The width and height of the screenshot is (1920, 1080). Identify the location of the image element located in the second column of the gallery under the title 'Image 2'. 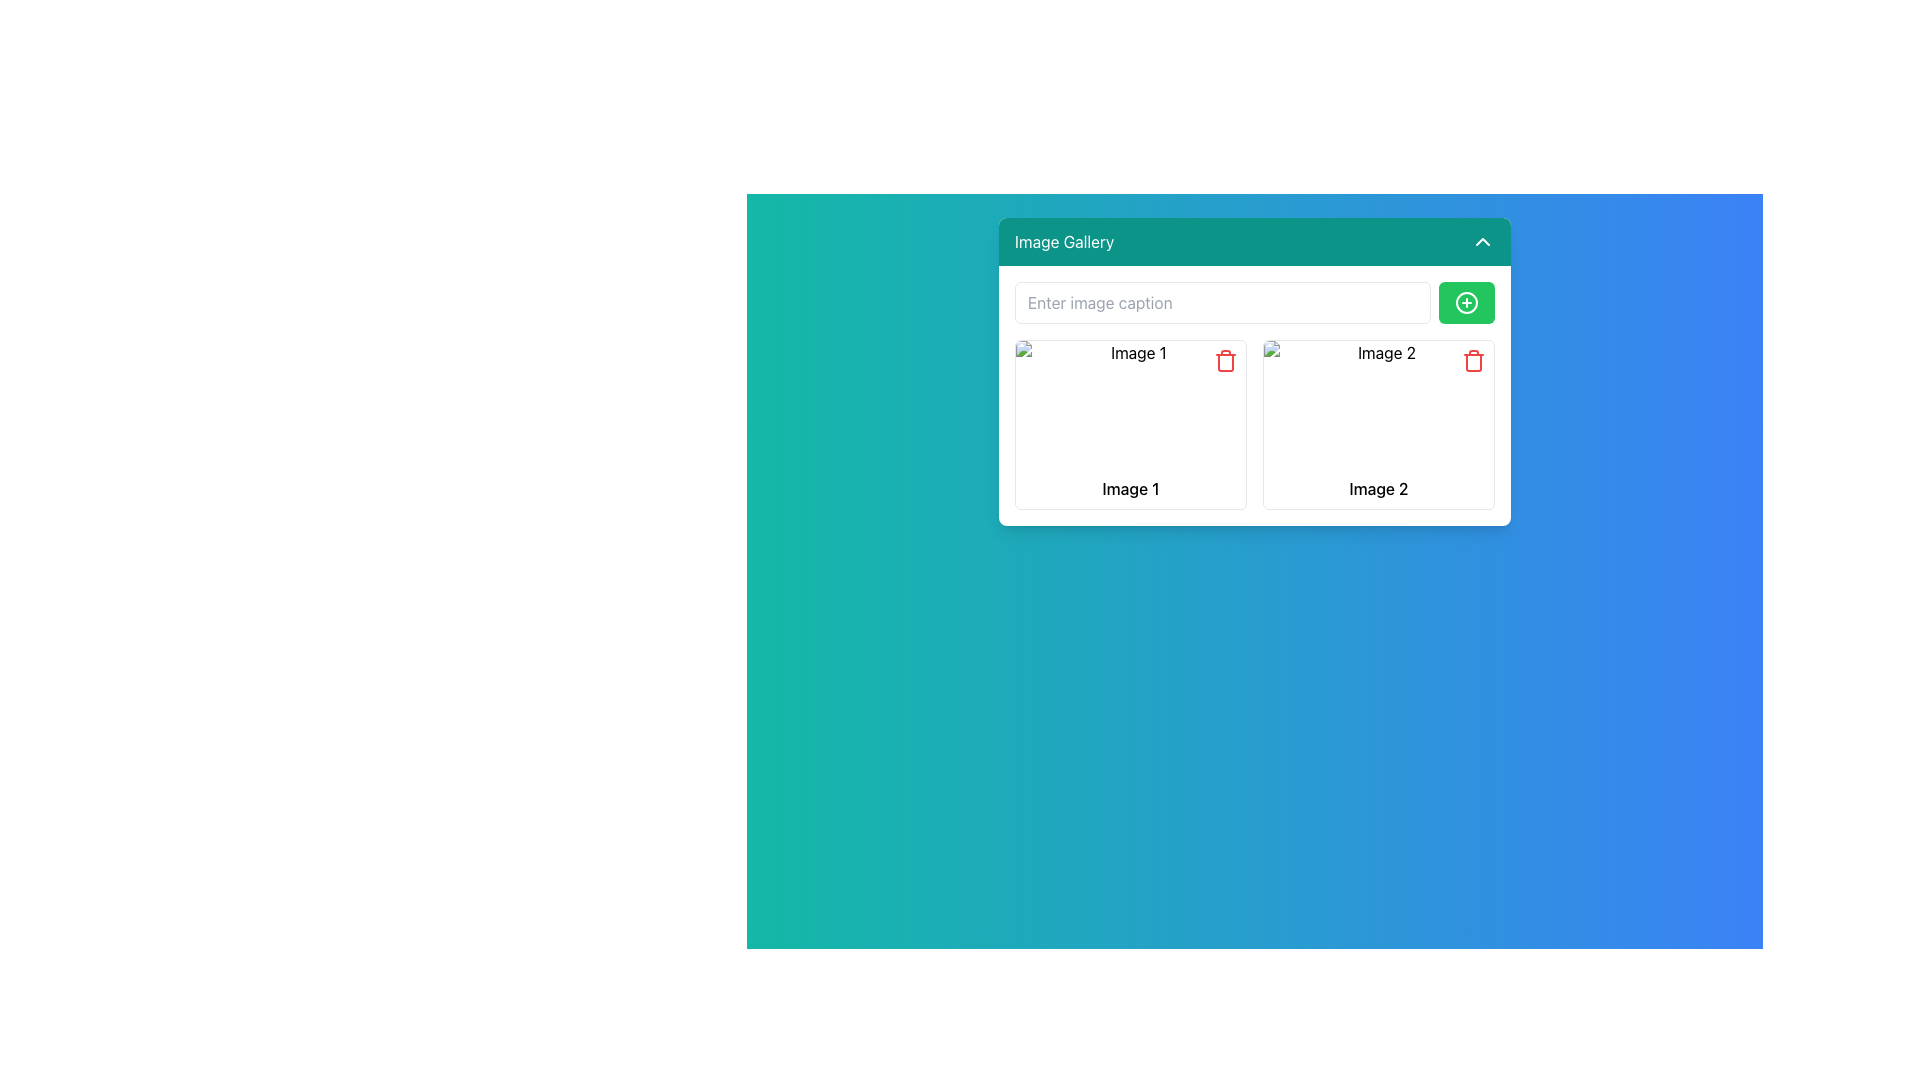
(1377, 405).